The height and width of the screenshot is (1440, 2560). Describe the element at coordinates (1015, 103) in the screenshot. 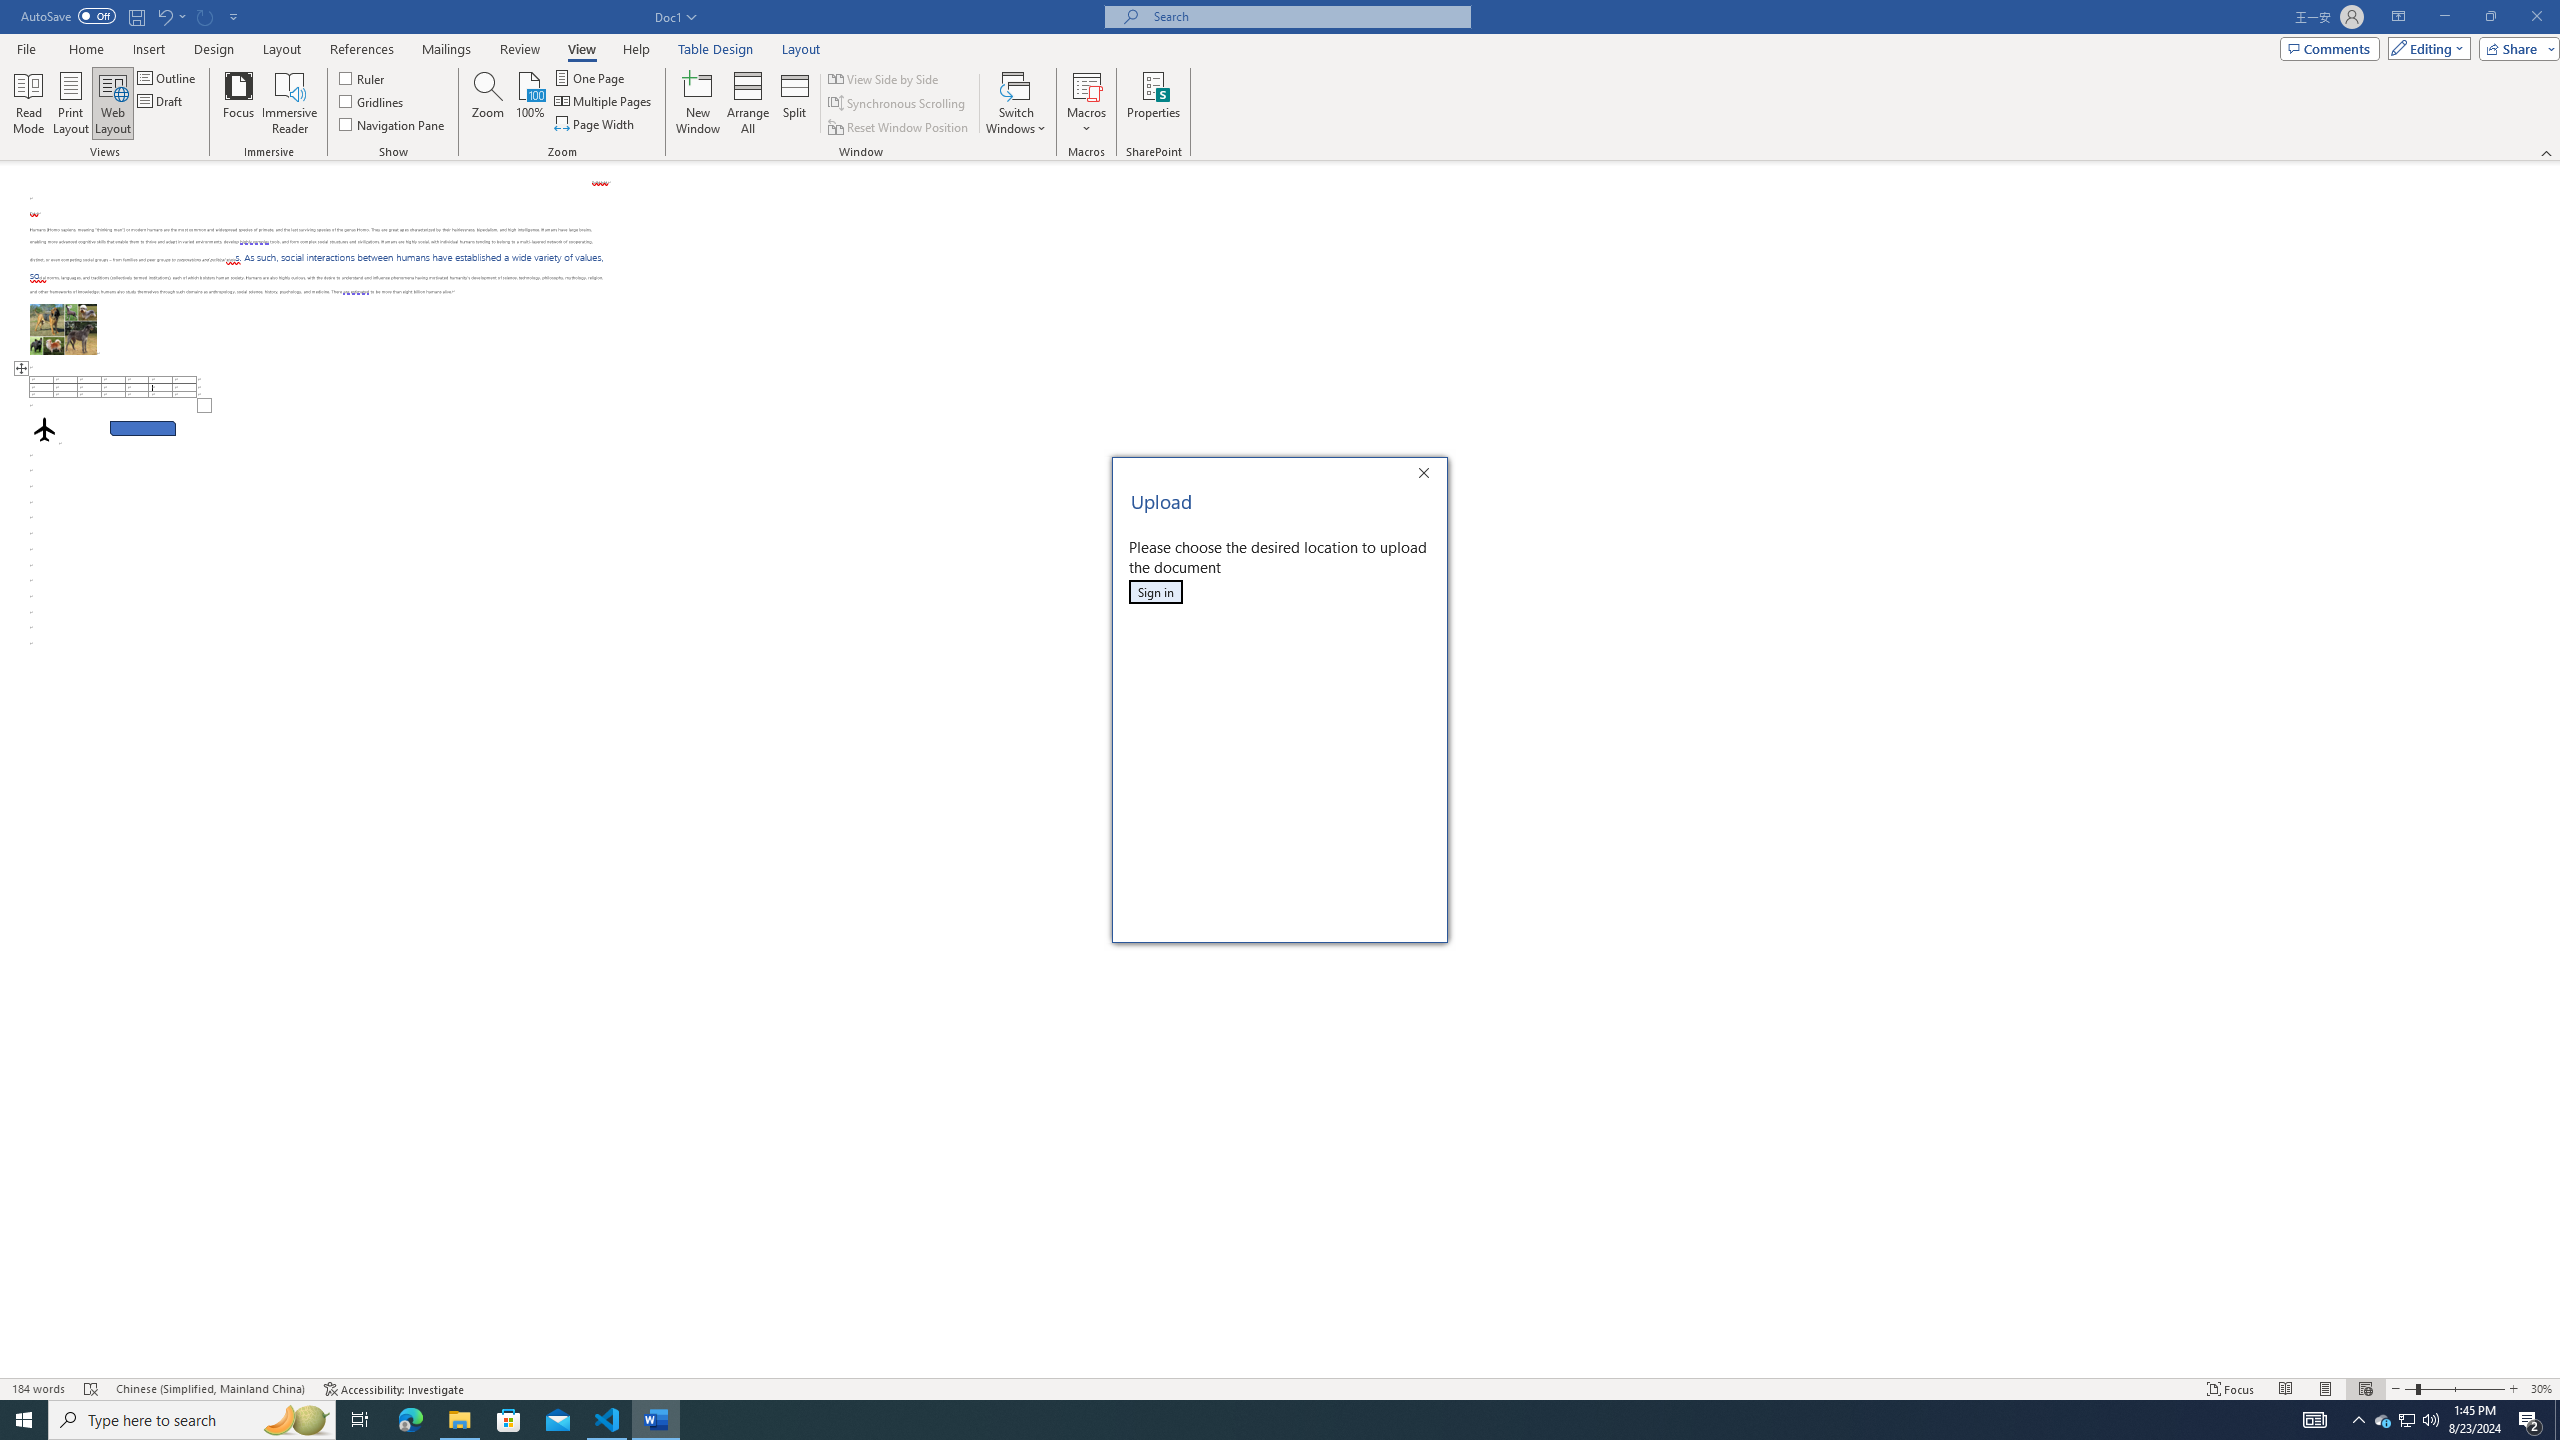

I see `'Switch Windows'` at that location.